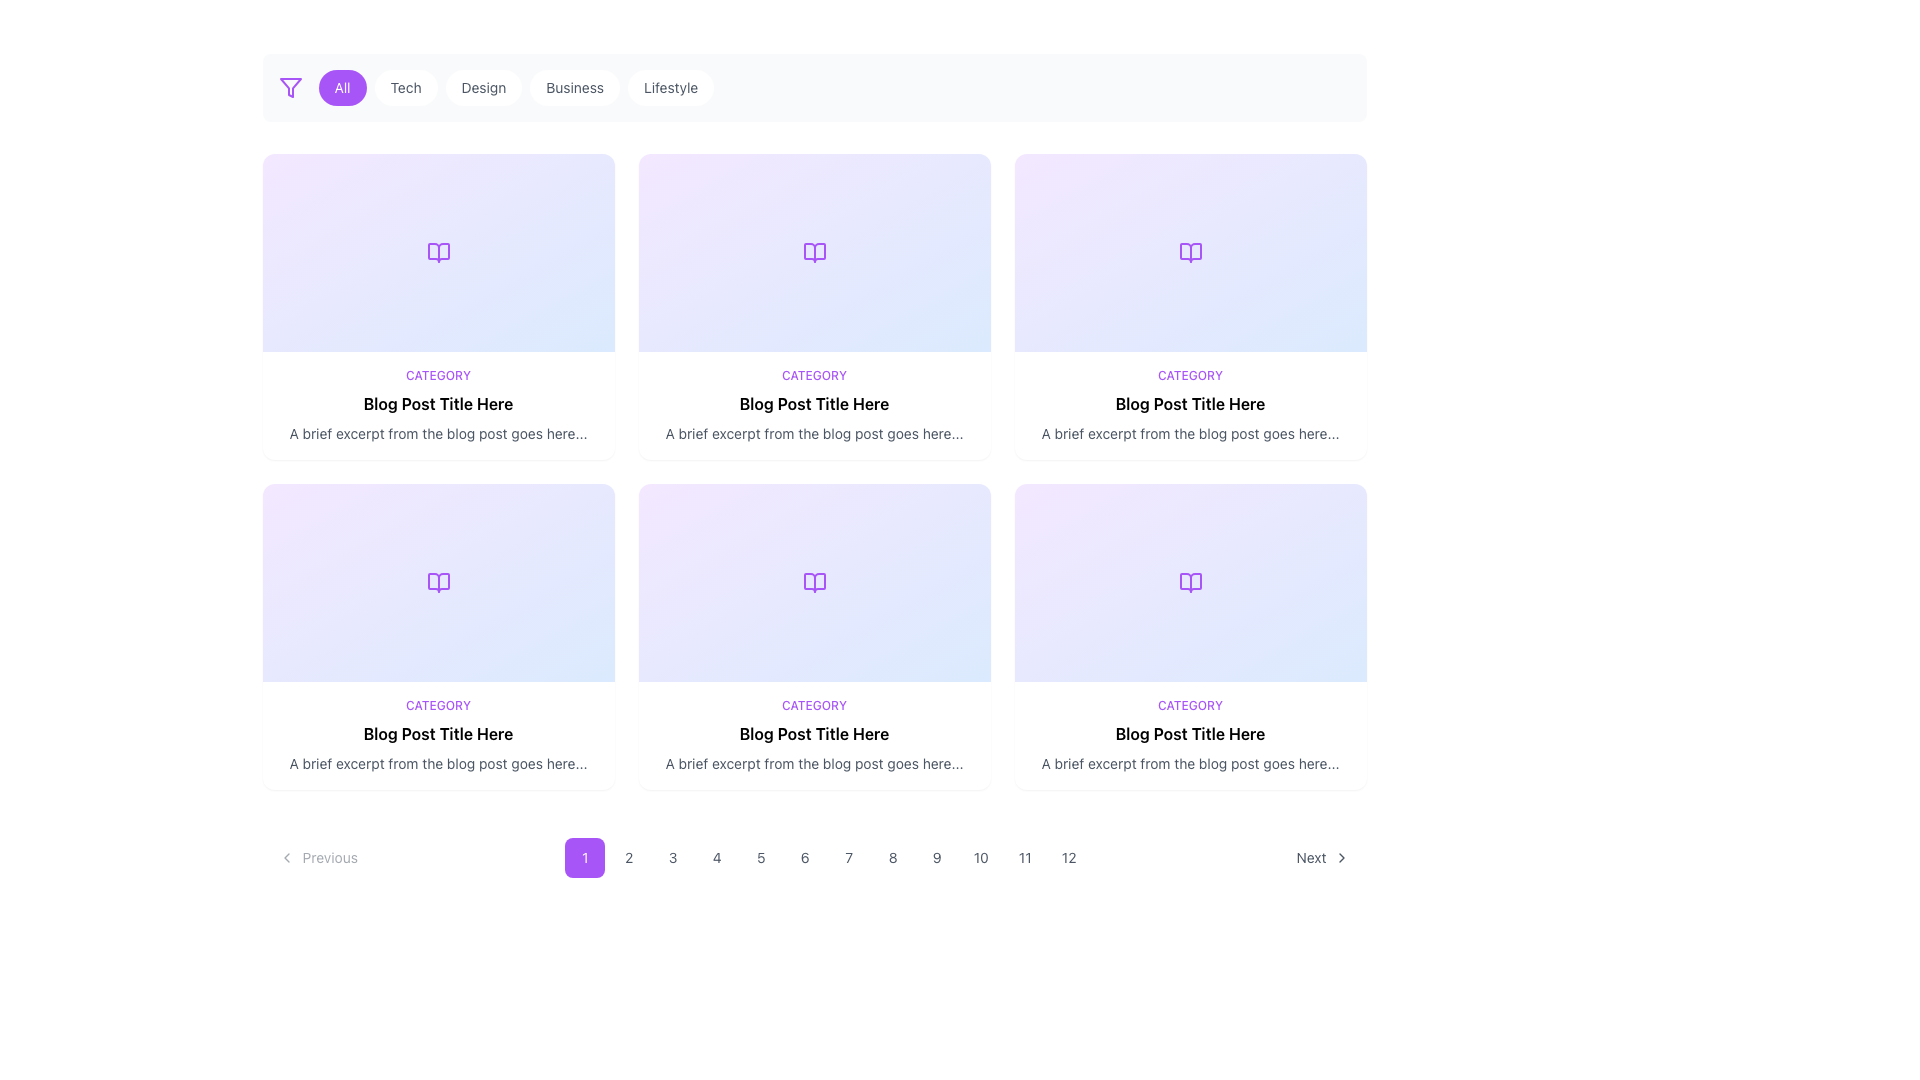 This screenshot has height=1080, width=1920. Describe the element at coordinates (437, 252) in the screenshot. I see `the Decorative graphic element, which features a gradient background from purple to blue and contains a purple line-style book icon, located in the top-left corner of the grid layout` at that location.